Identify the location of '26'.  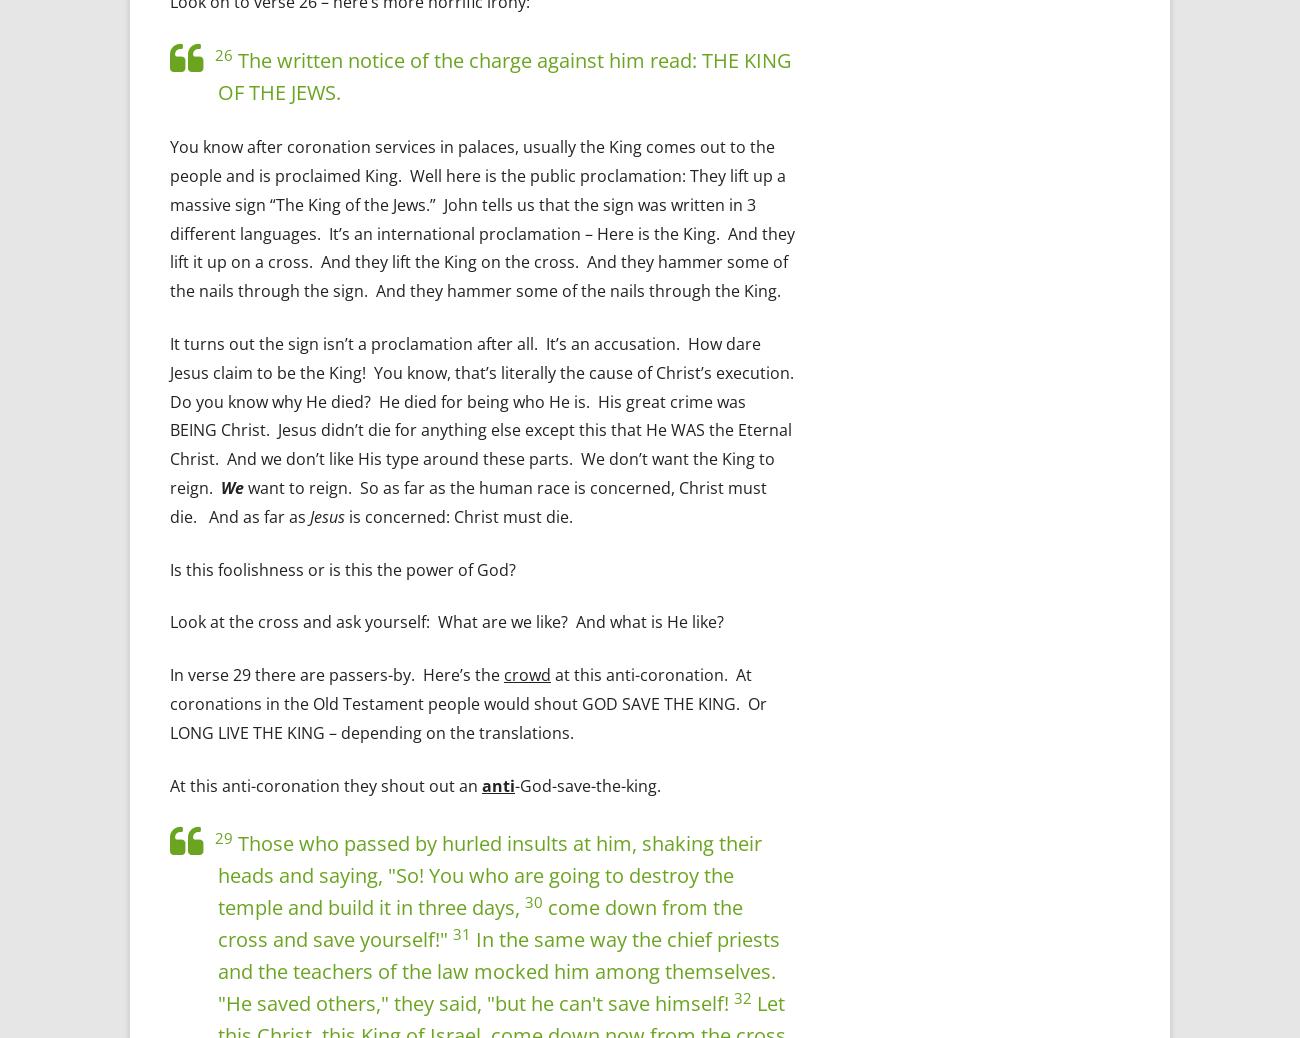
(222, 52).